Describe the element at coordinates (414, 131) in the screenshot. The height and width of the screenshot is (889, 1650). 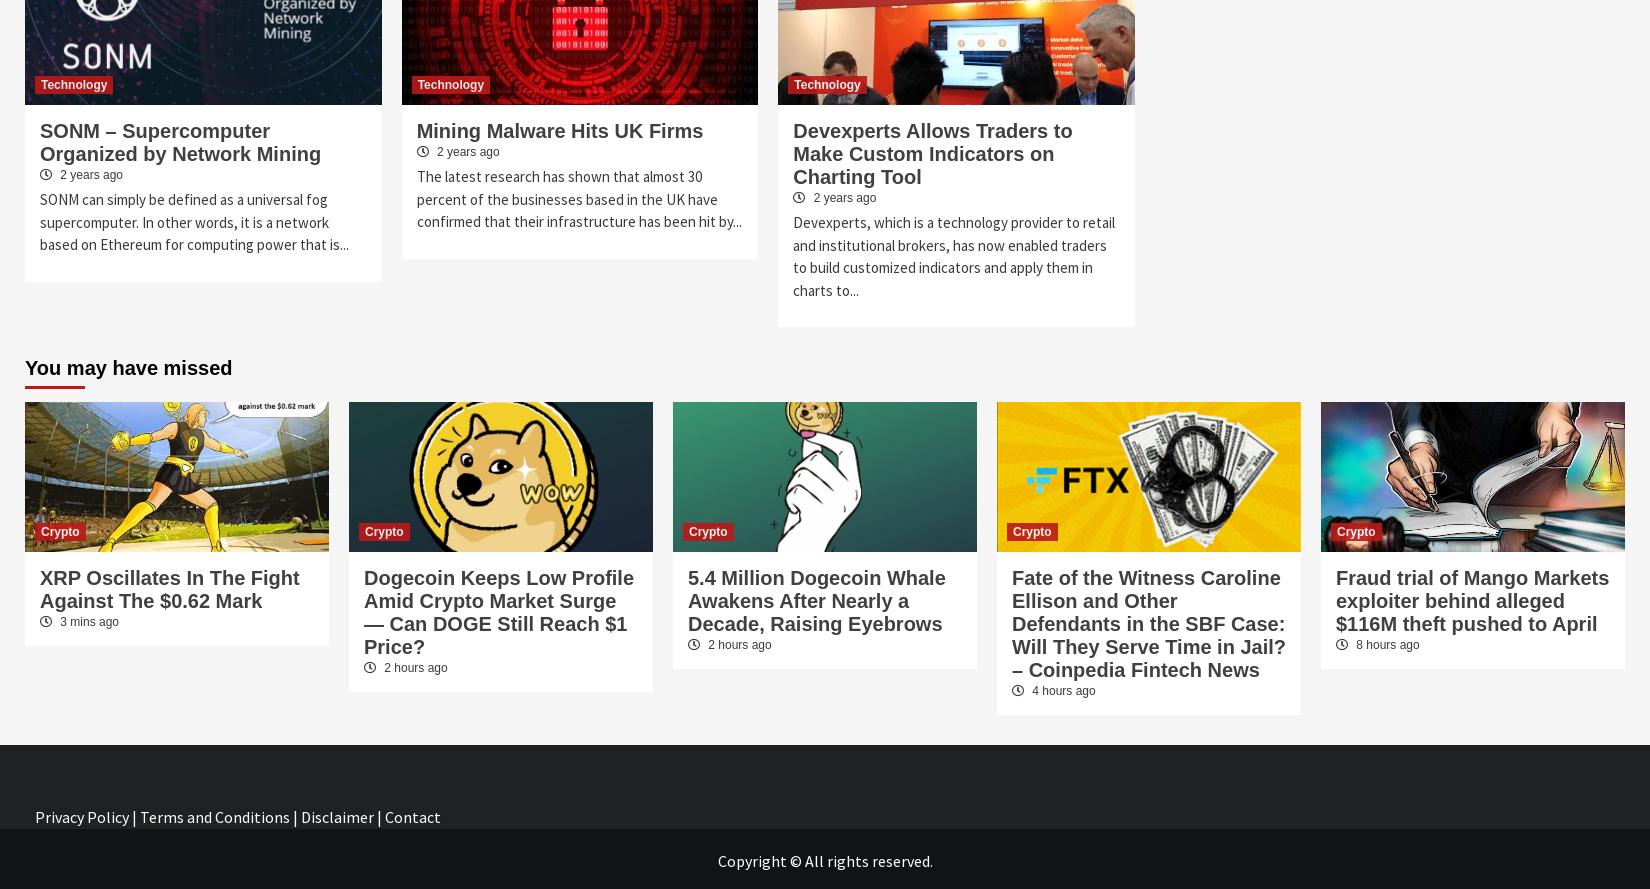
I see `'Mining Malware Hits UK Firms'` at that location.